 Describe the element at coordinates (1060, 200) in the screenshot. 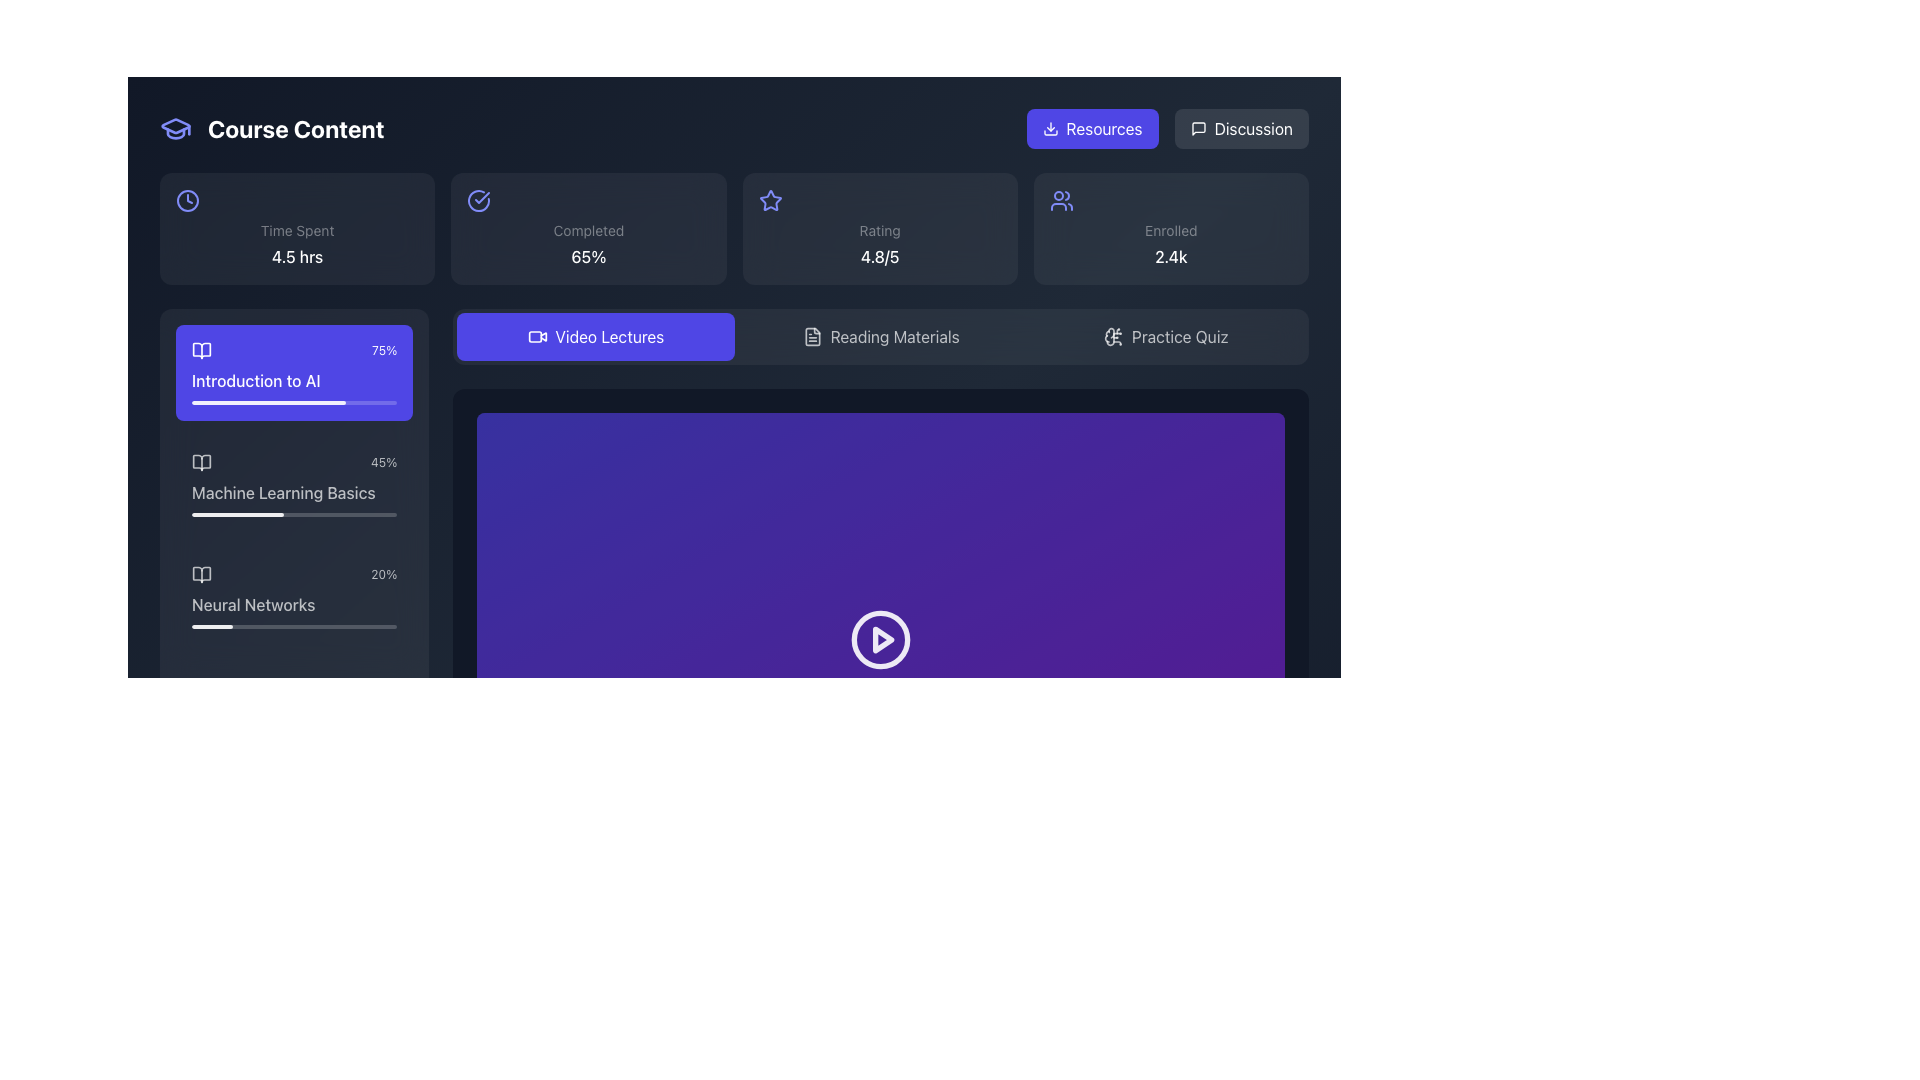

I see `the user statistics icon located in the top-right section of the interface, specifically within the third card from the left in the top row, above the text 'Enrolled'` at that location.